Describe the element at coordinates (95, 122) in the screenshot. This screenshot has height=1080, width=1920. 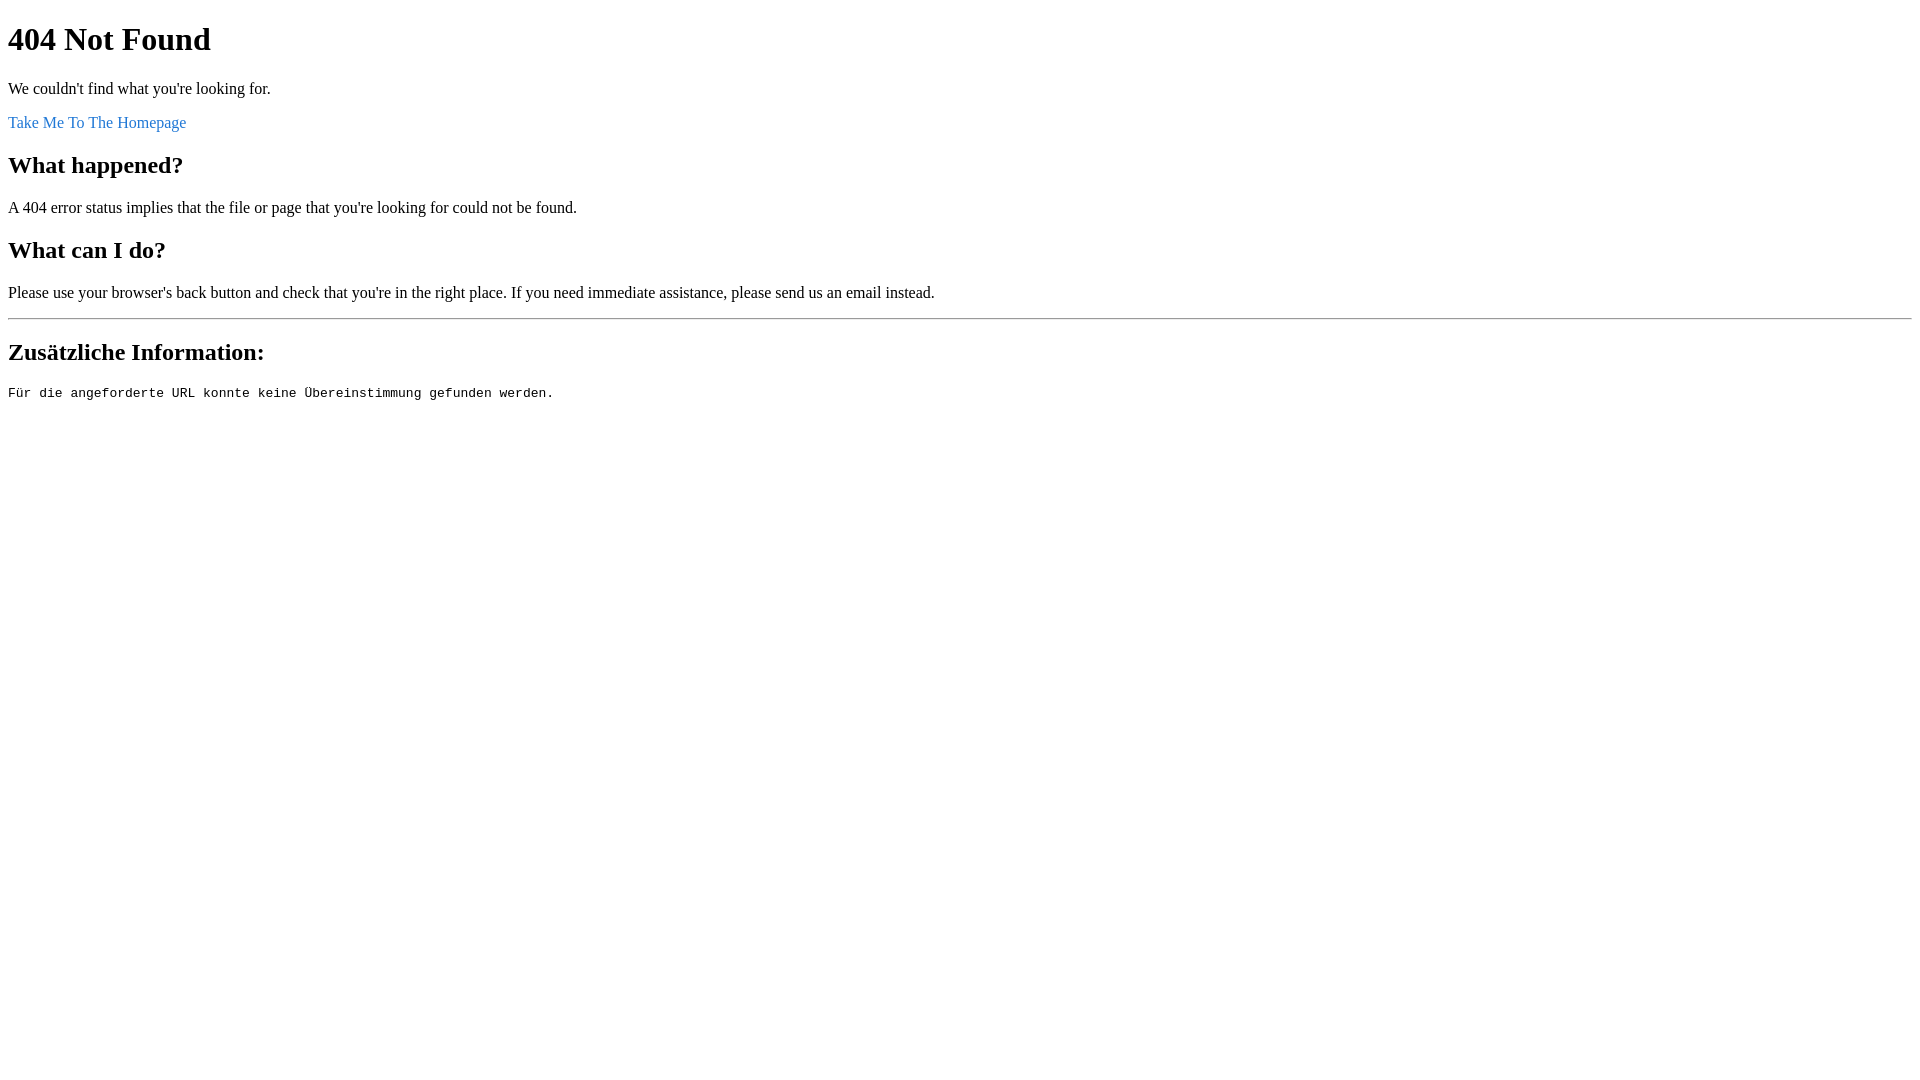
I see `'Take Me To The Homepage'` at that location.